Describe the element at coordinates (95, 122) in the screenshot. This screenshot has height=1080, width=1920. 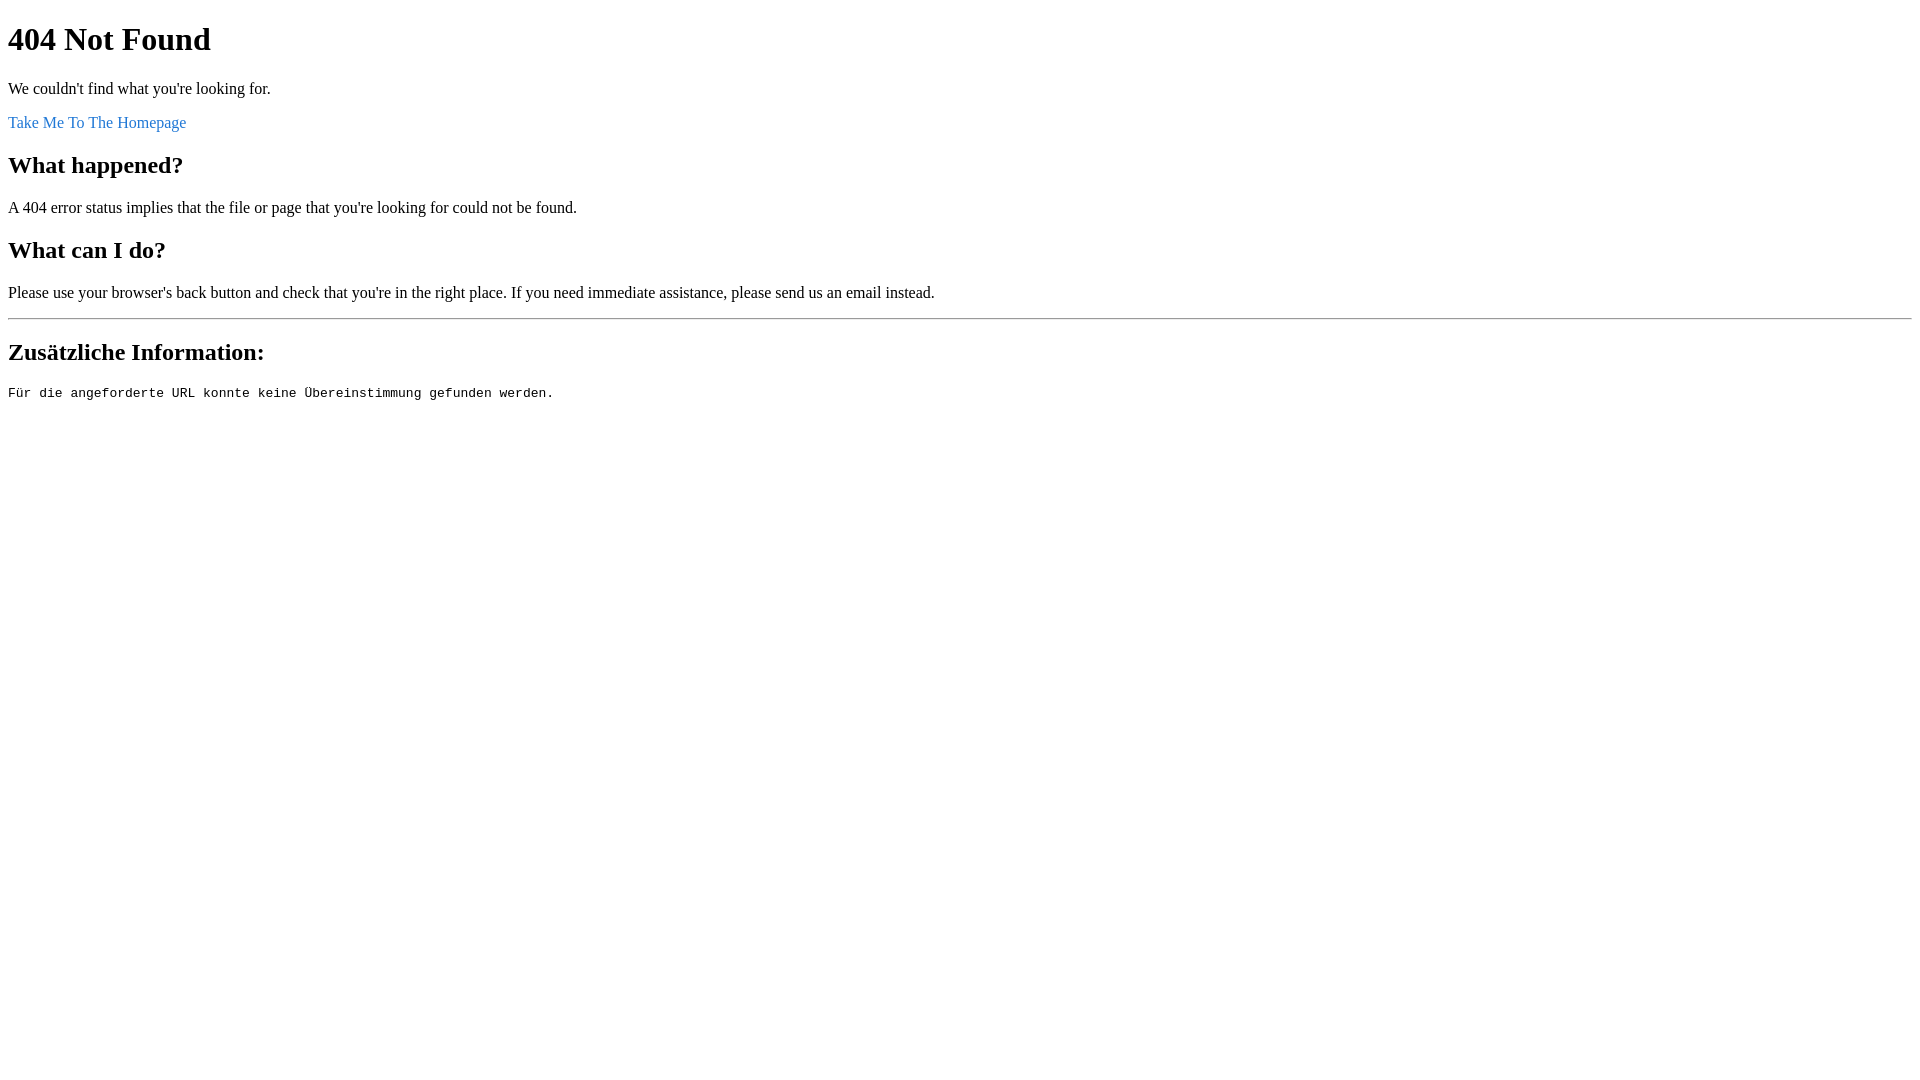
I see `'Take Me To The Homepage'` at that location.